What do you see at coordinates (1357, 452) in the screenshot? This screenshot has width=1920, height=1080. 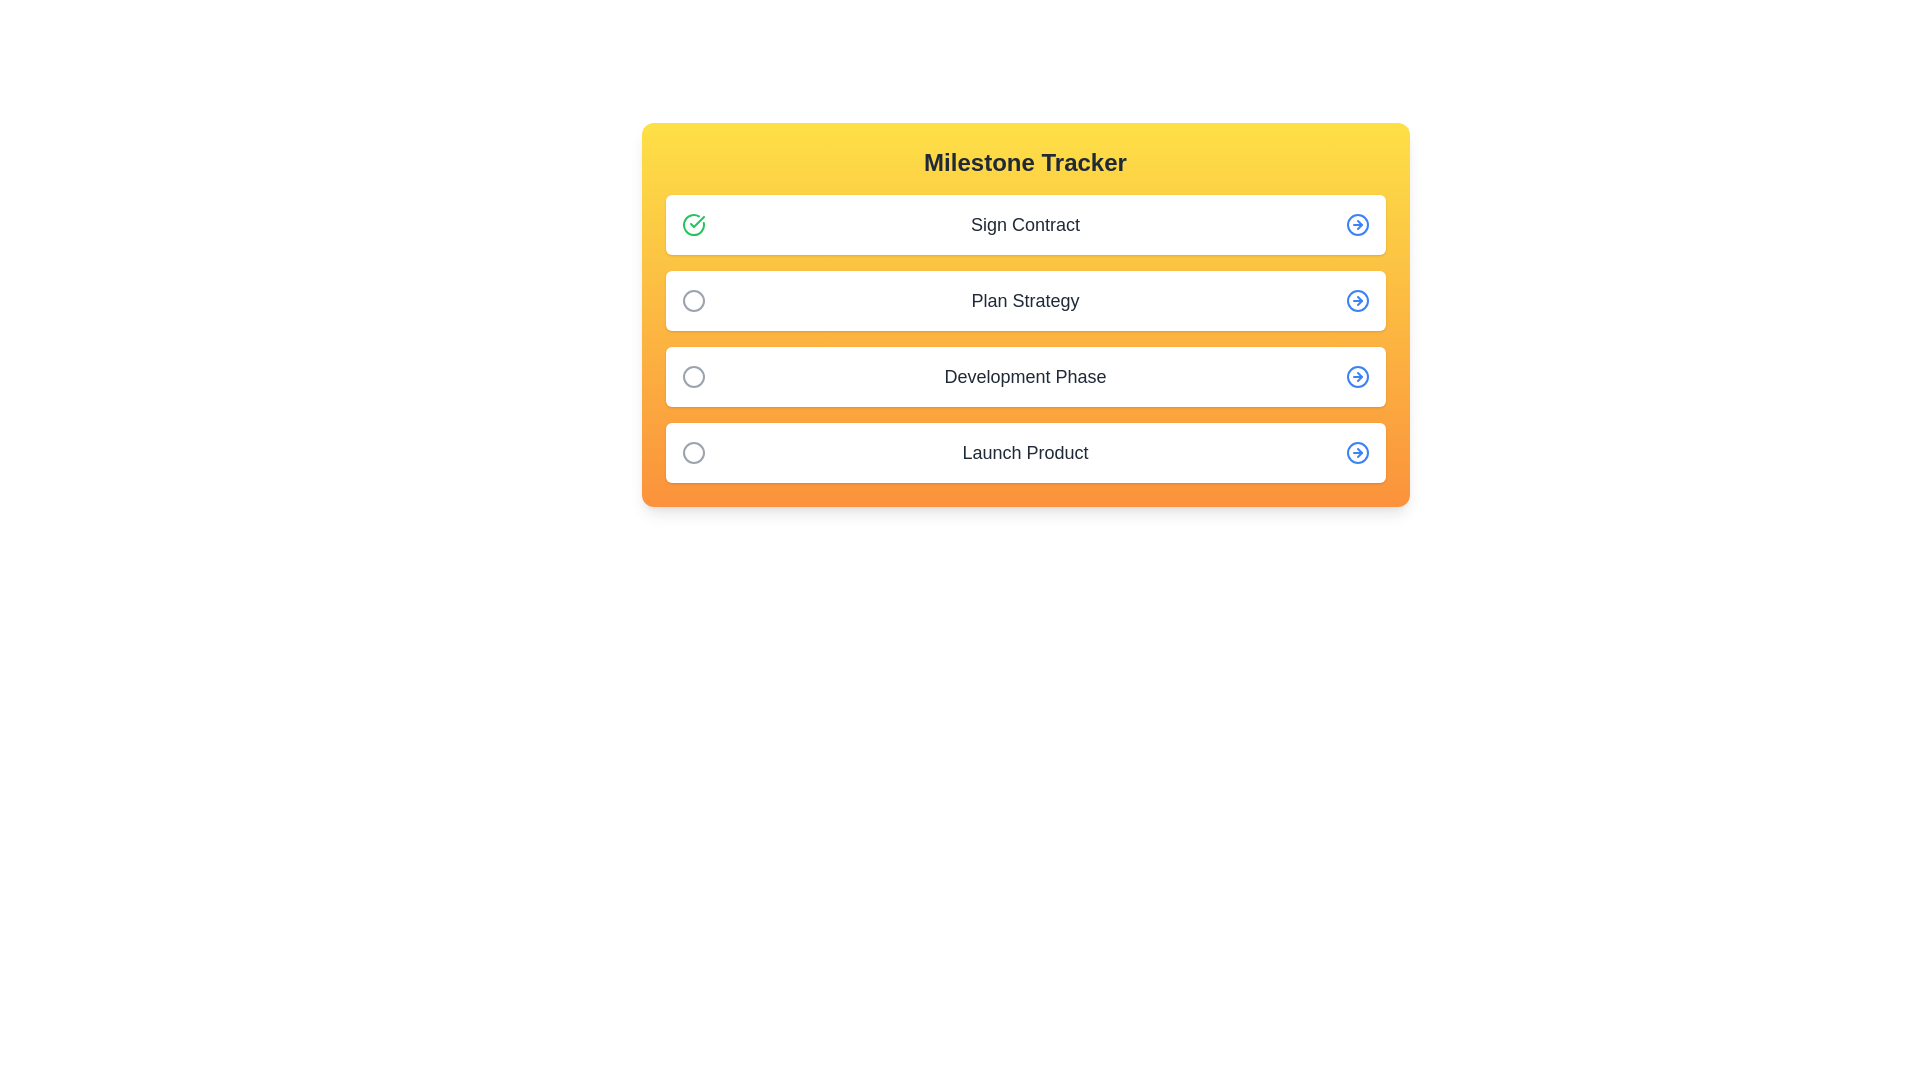 I see `the circular navigation icon with a blue arrow pointing to the right, located at the right end of the 'Launch Product' row` at bounding box center [1357, 452].